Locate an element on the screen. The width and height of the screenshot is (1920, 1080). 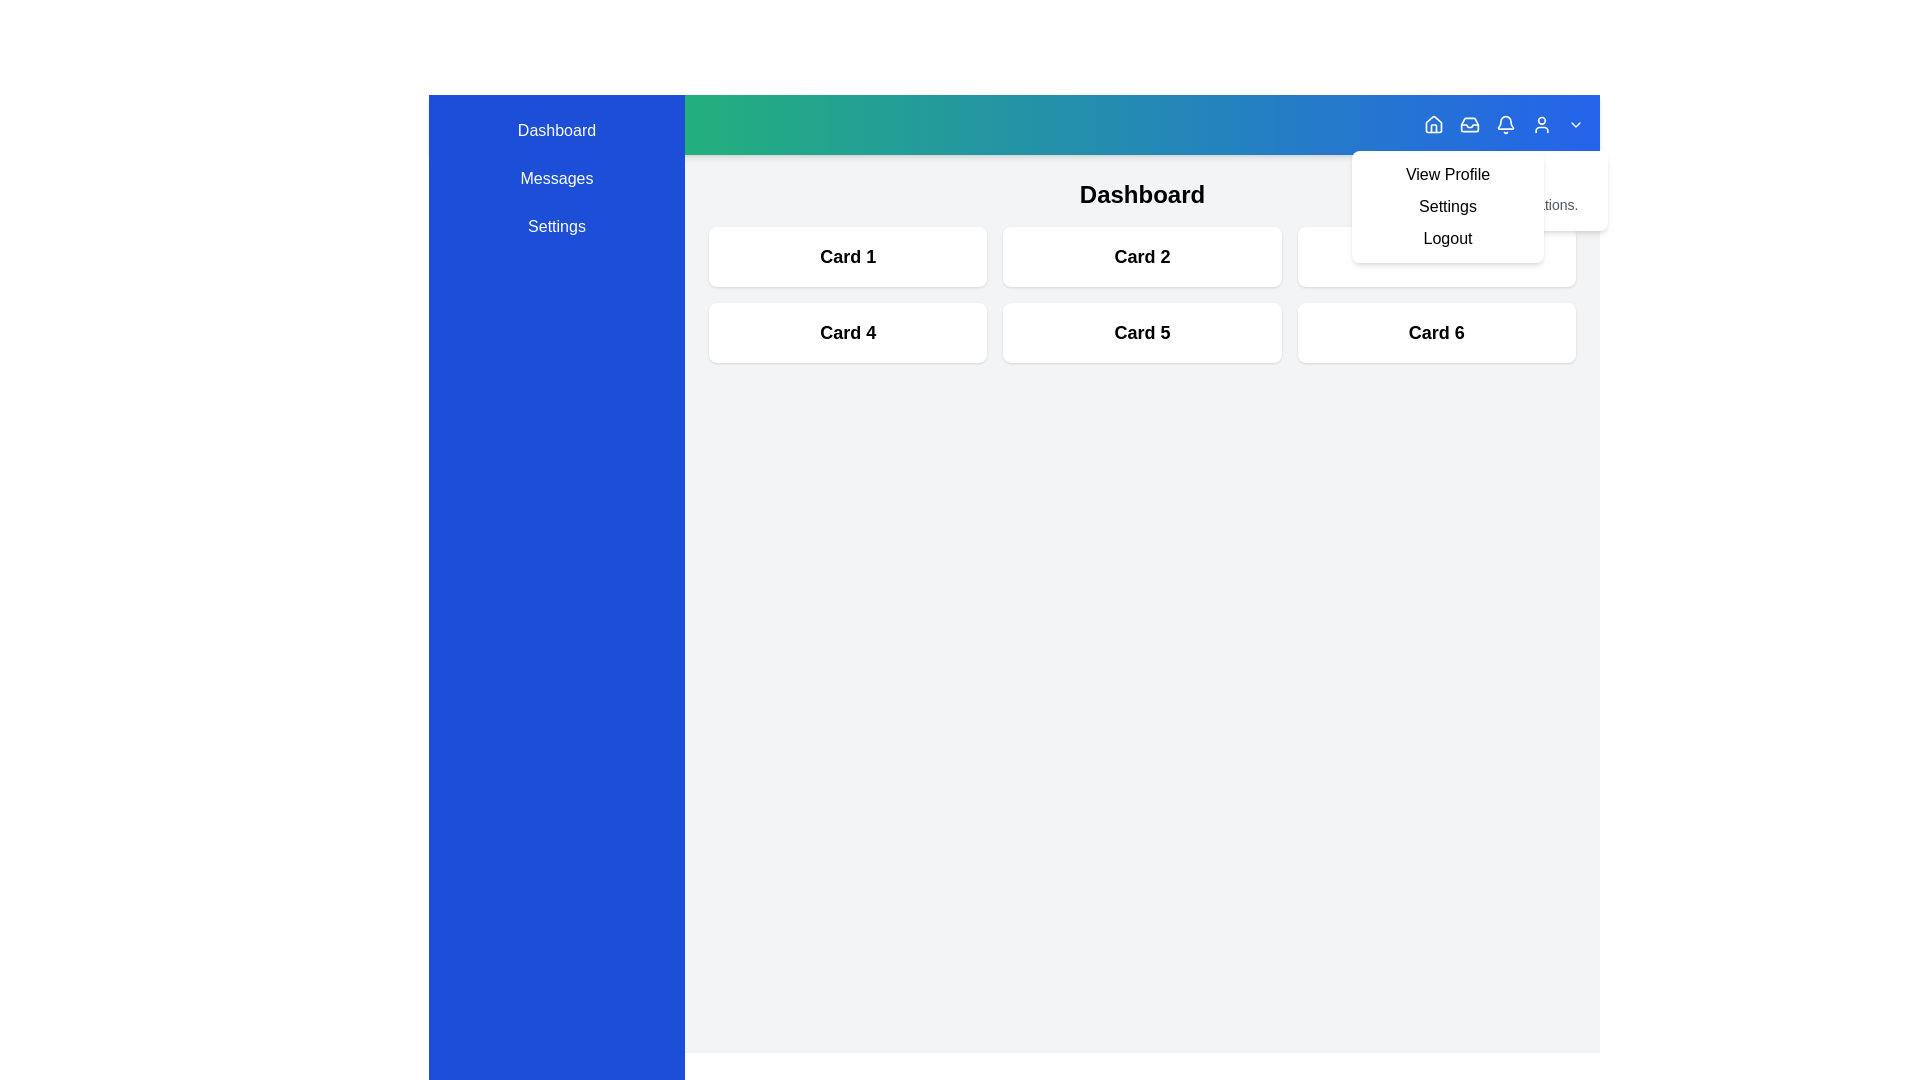
label displaying 'Card 4' which is styled in bold black text and located in the second row of card widgets is located at coordinates (848, 331).